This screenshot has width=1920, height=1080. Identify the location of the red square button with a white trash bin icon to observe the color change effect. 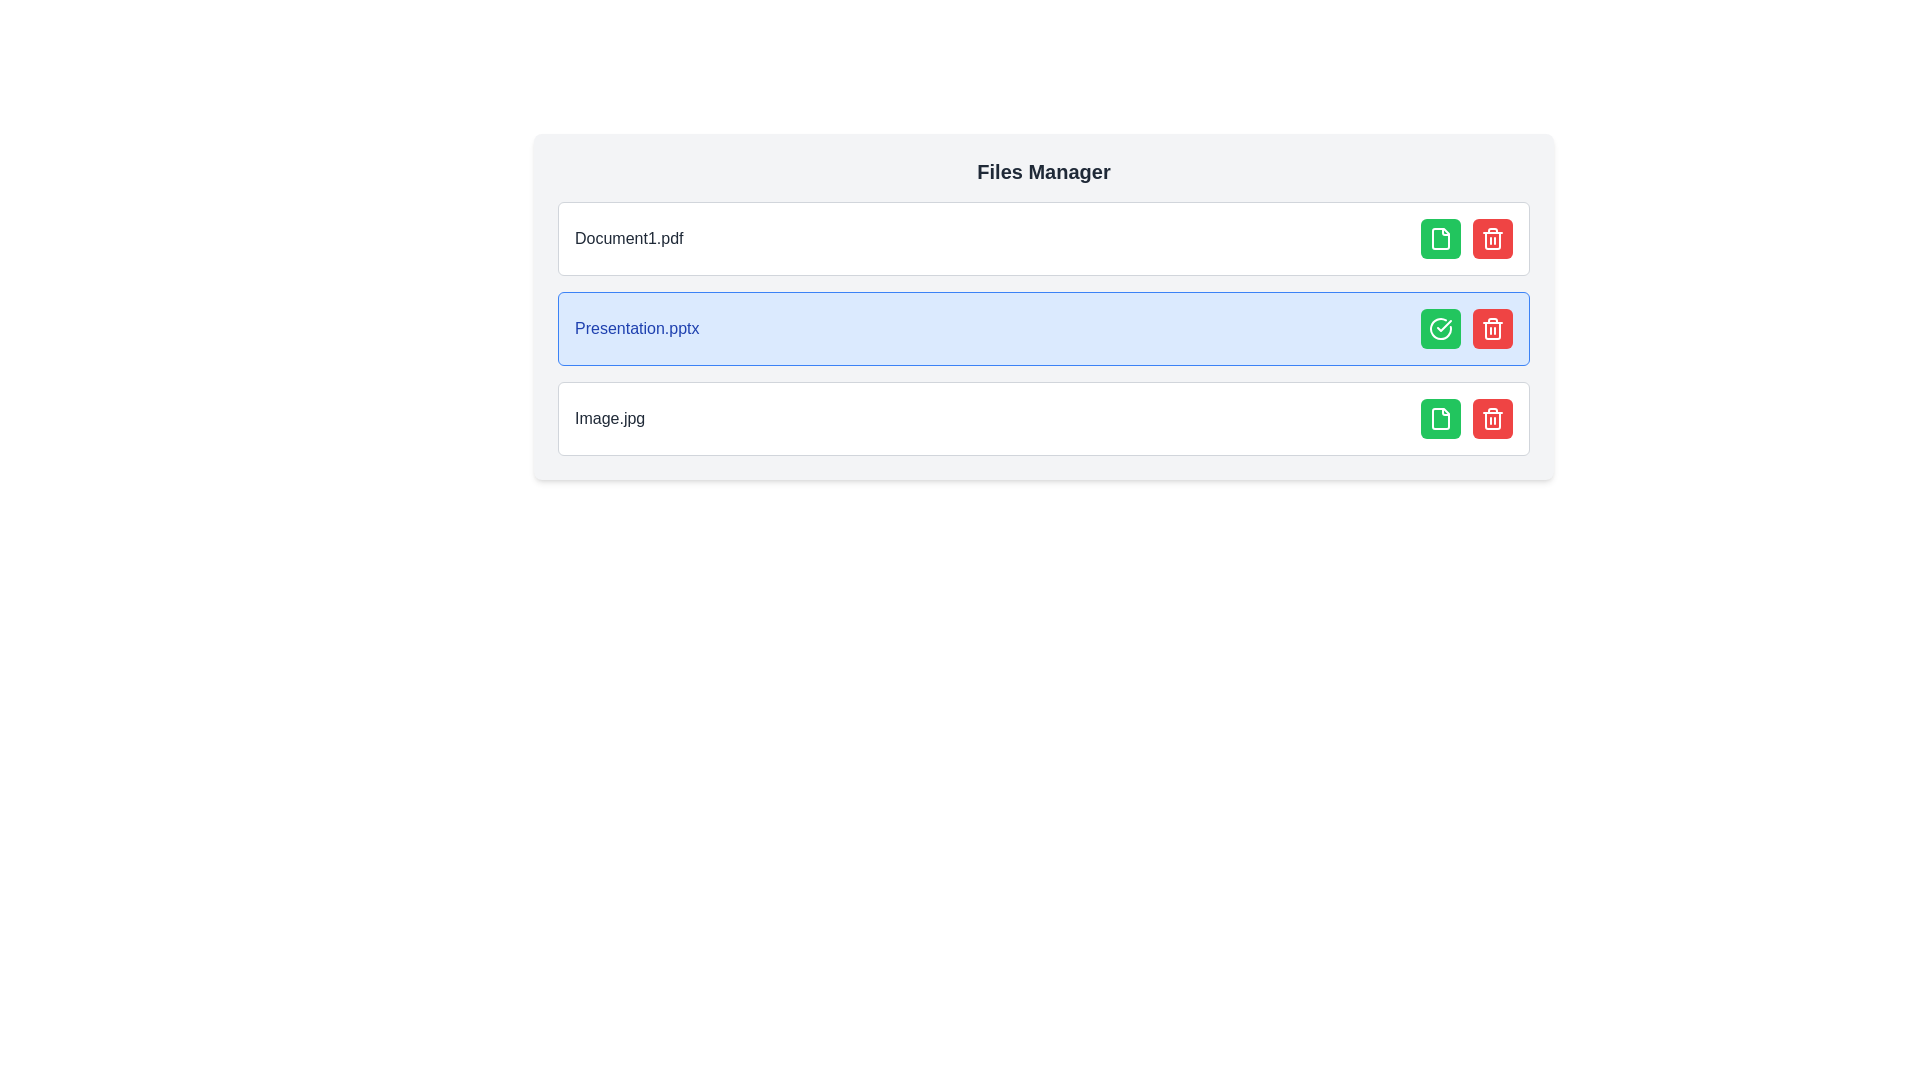
(1492, 327).